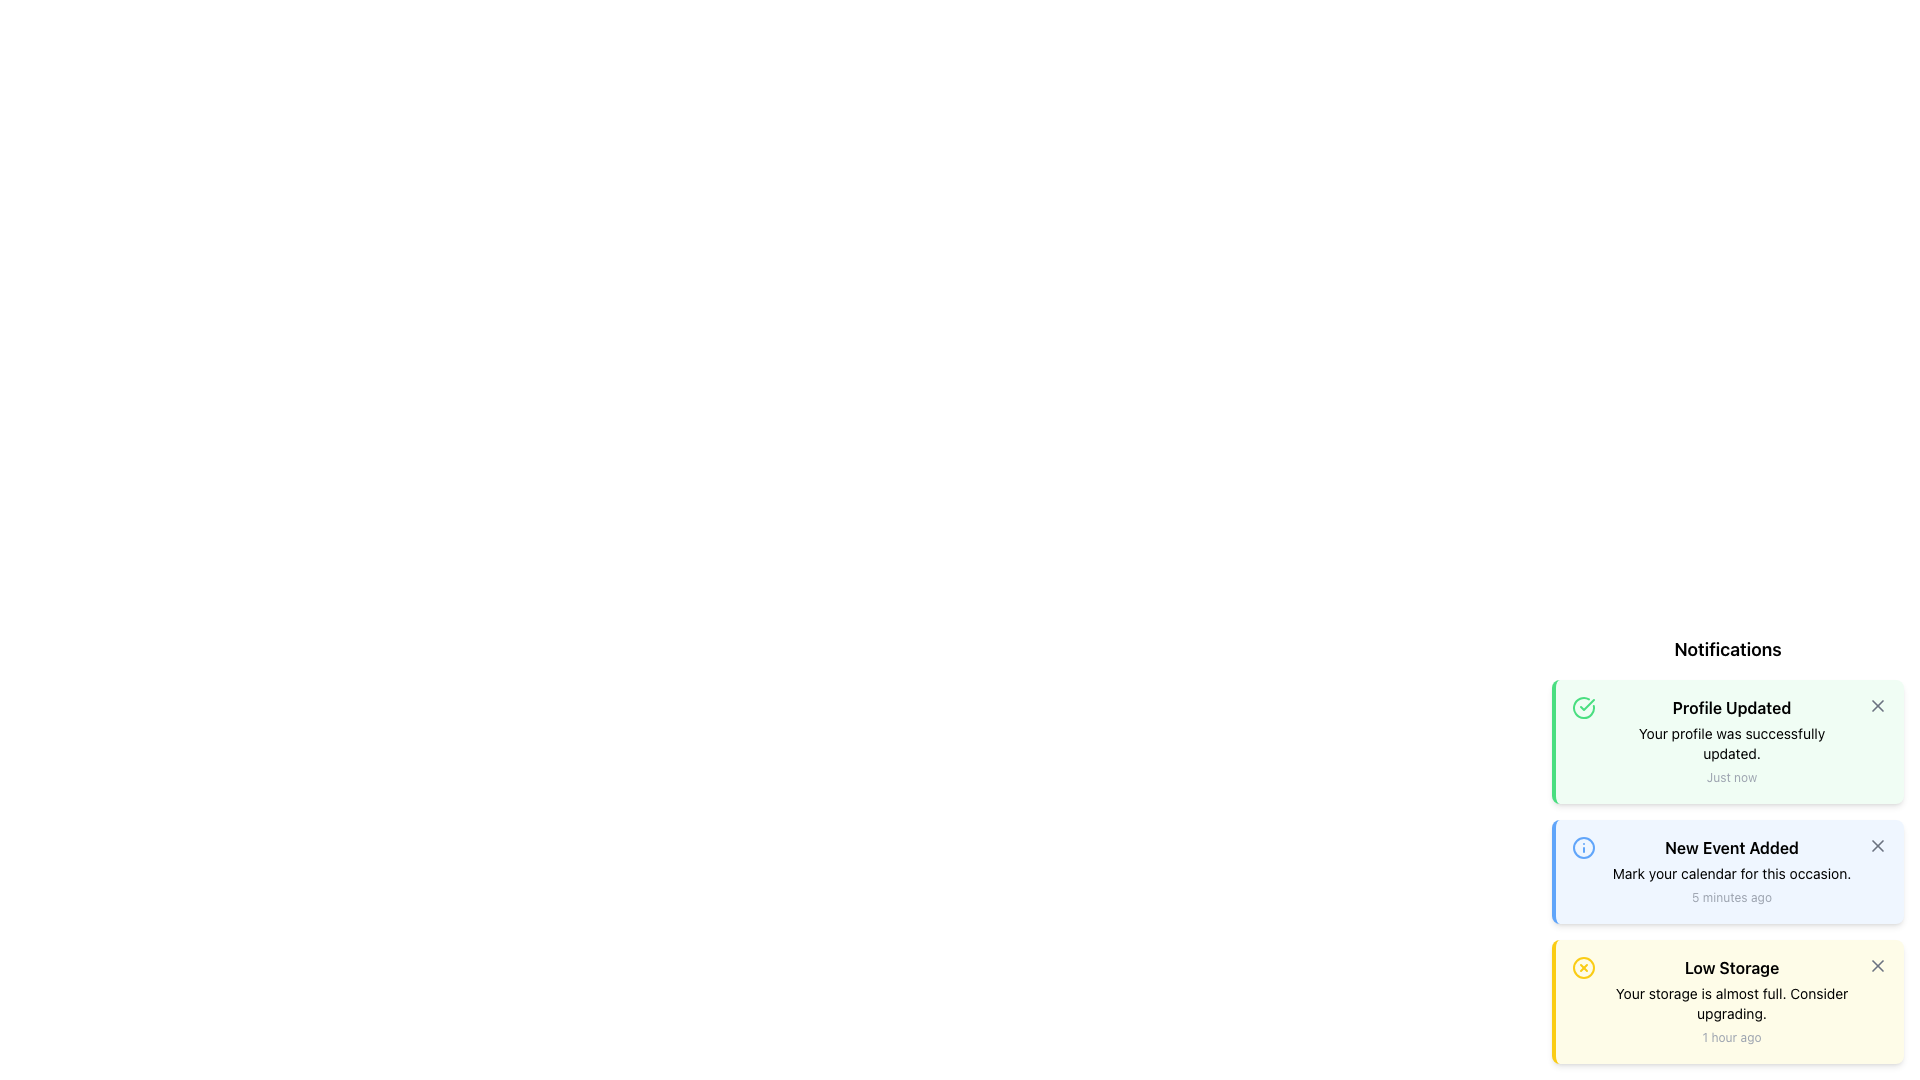 The width and height of the screenshot is (1920, 1080). What do you see at coordinates (1731, 741) in the screenshot?
I see `the notification about the successful update of the user's profile, which is displayed in the green notification box on the right side of the interface` at bounding box center [1731, 741].